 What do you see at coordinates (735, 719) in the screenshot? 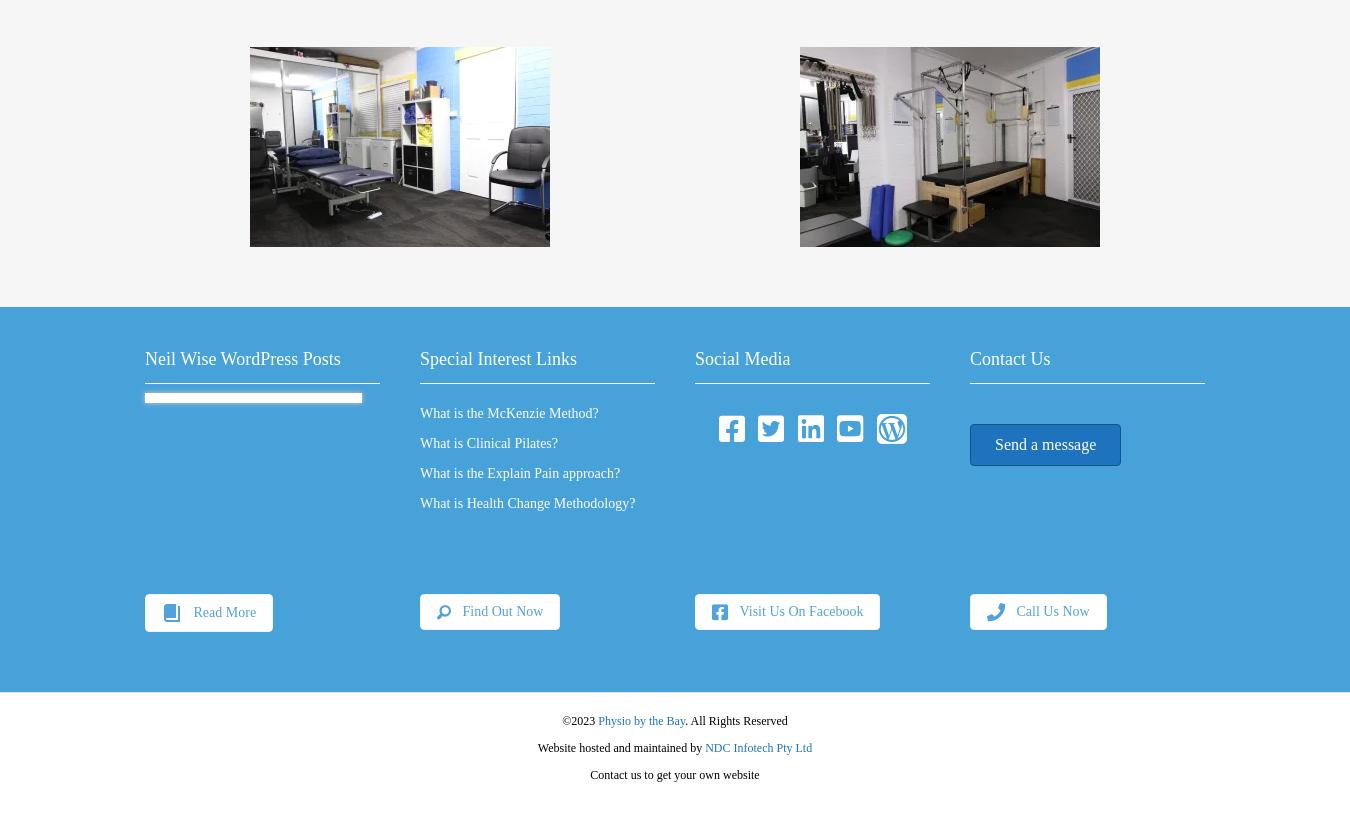
I see `'.  All Rights Reserved'` at bounding box center [735, 719].